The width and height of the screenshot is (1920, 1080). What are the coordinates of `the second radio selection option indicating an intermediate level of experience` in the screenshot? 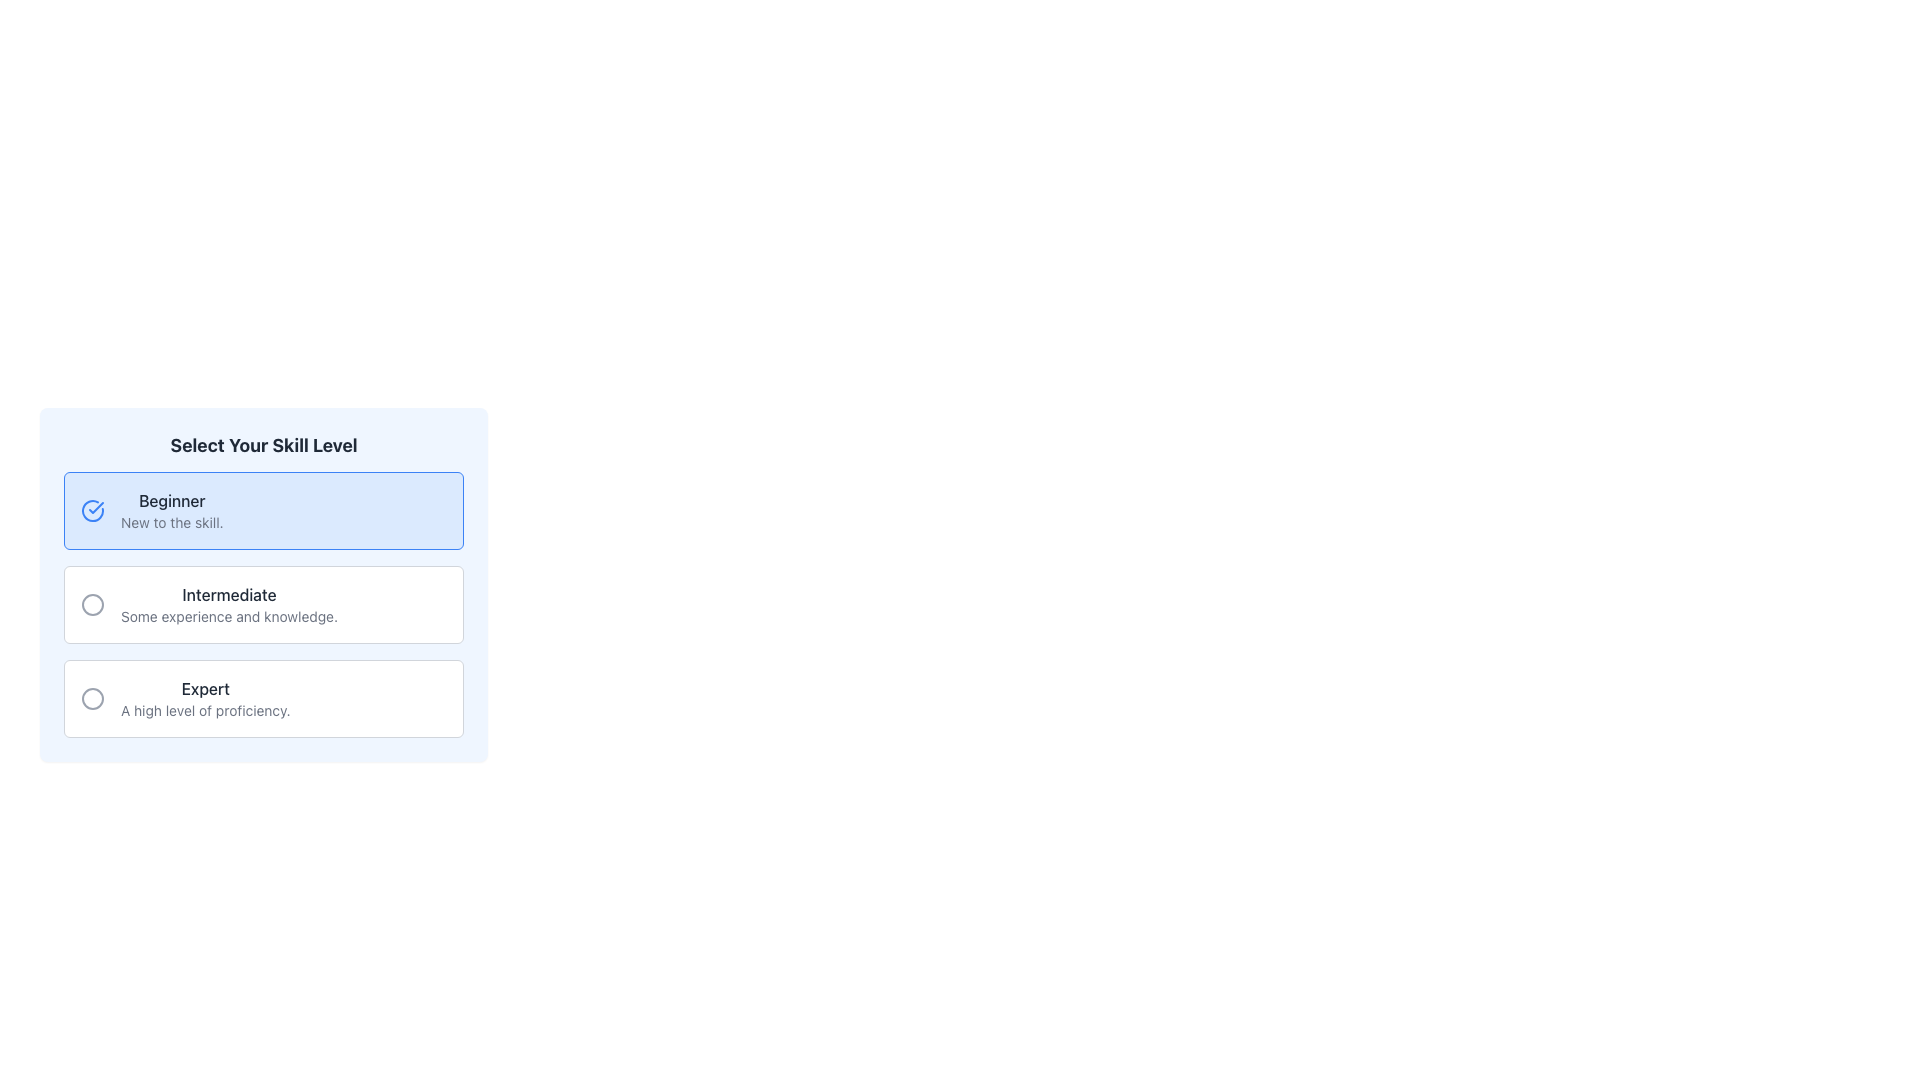 It's located at (263, 604).